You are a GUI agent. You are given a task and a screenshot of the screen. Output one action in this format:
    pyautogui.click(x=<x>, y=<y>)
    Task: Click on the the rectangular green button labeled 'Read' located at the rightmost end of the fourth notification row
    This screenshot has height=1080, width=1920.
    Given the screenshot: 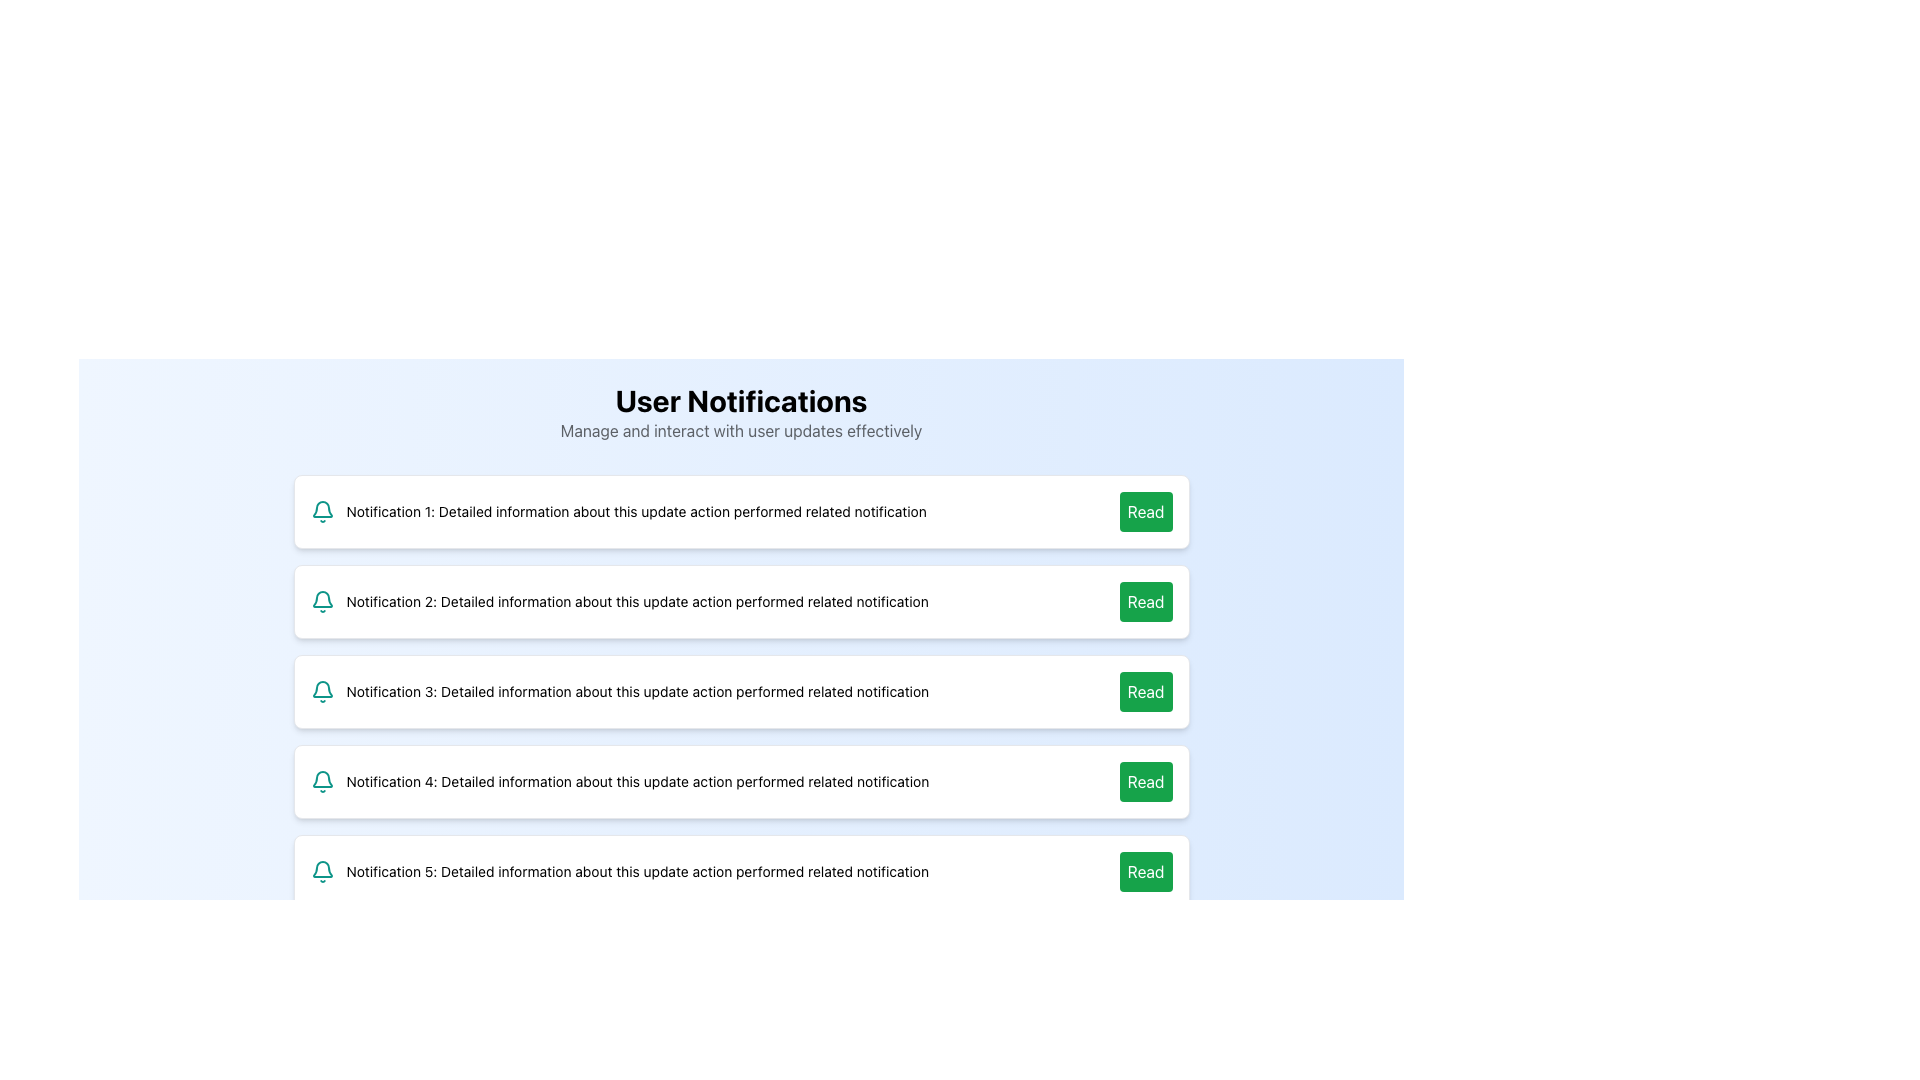 What is the action you would take?
    pyautogui.click(x=1146, y=781)
    